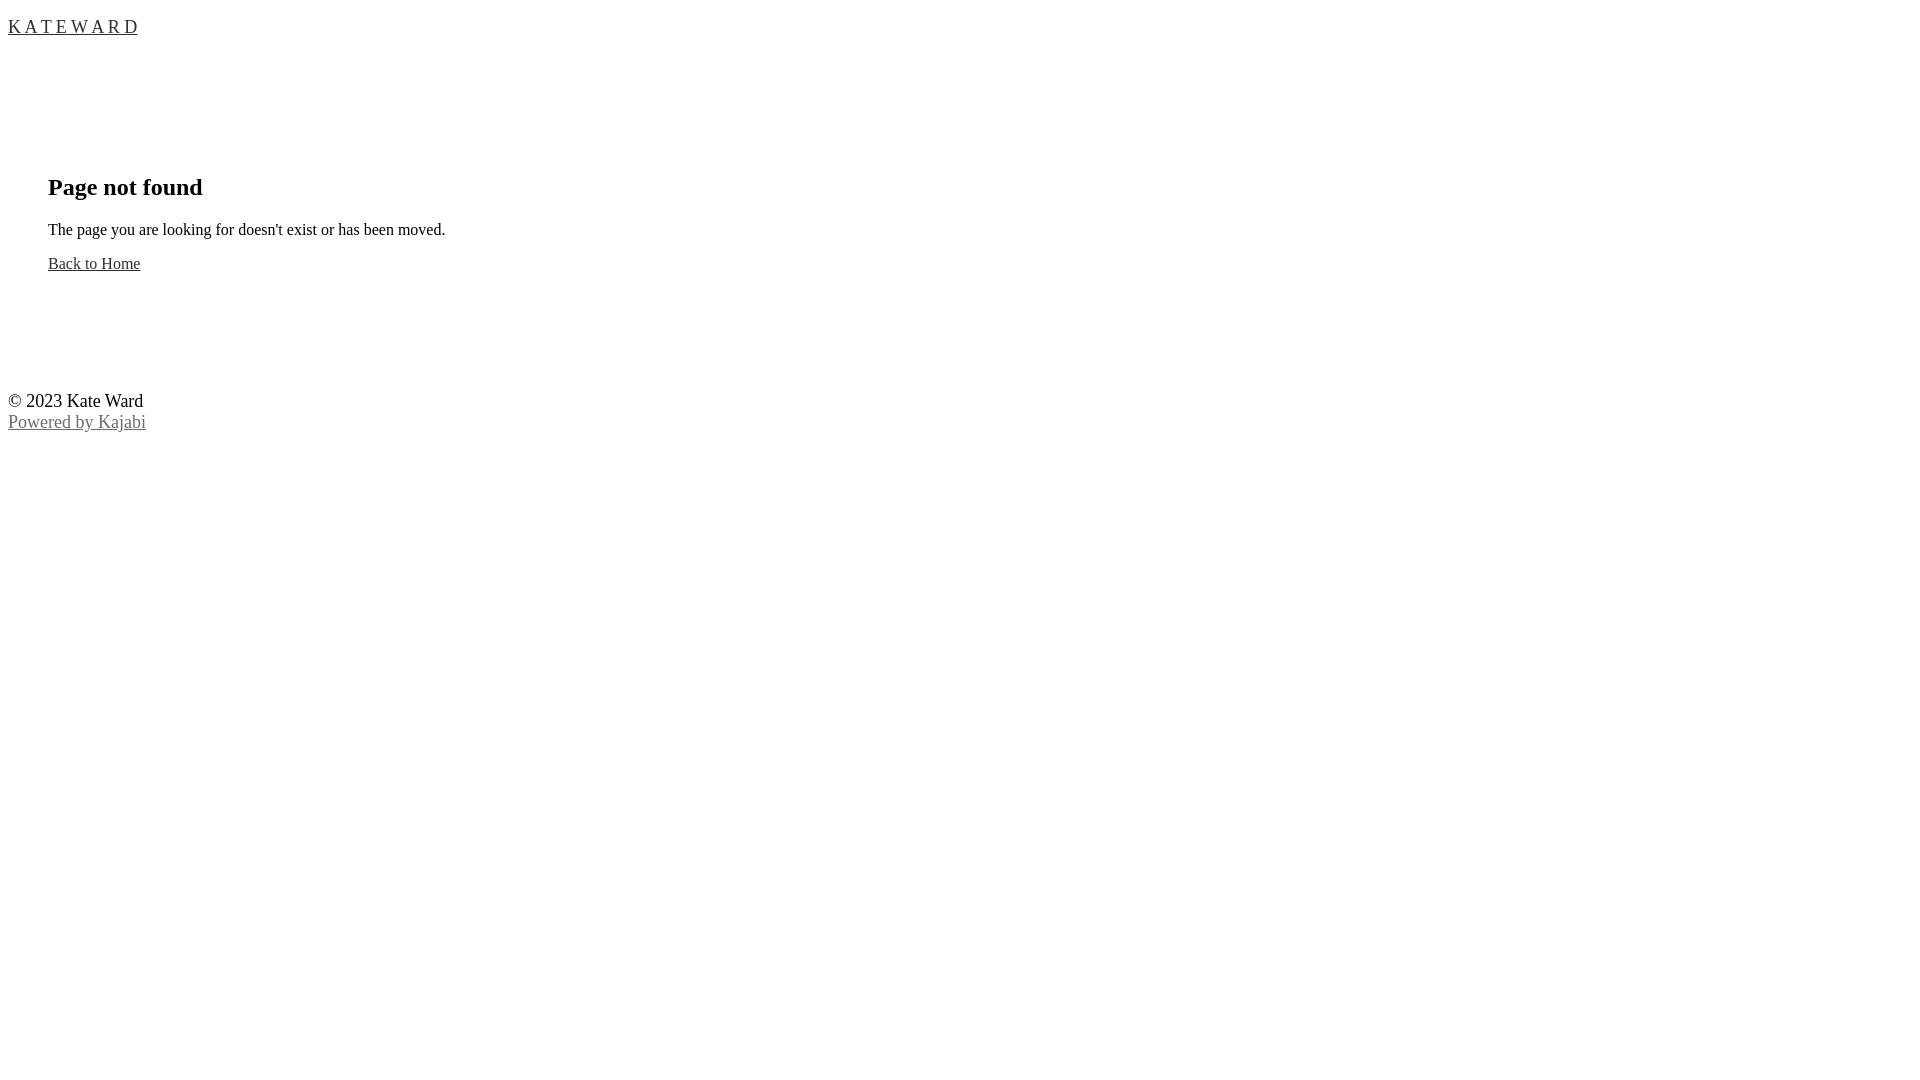  Describe the element at coordinates (48, 262) in the screenshot. I see `'Back to Home'` at that location.